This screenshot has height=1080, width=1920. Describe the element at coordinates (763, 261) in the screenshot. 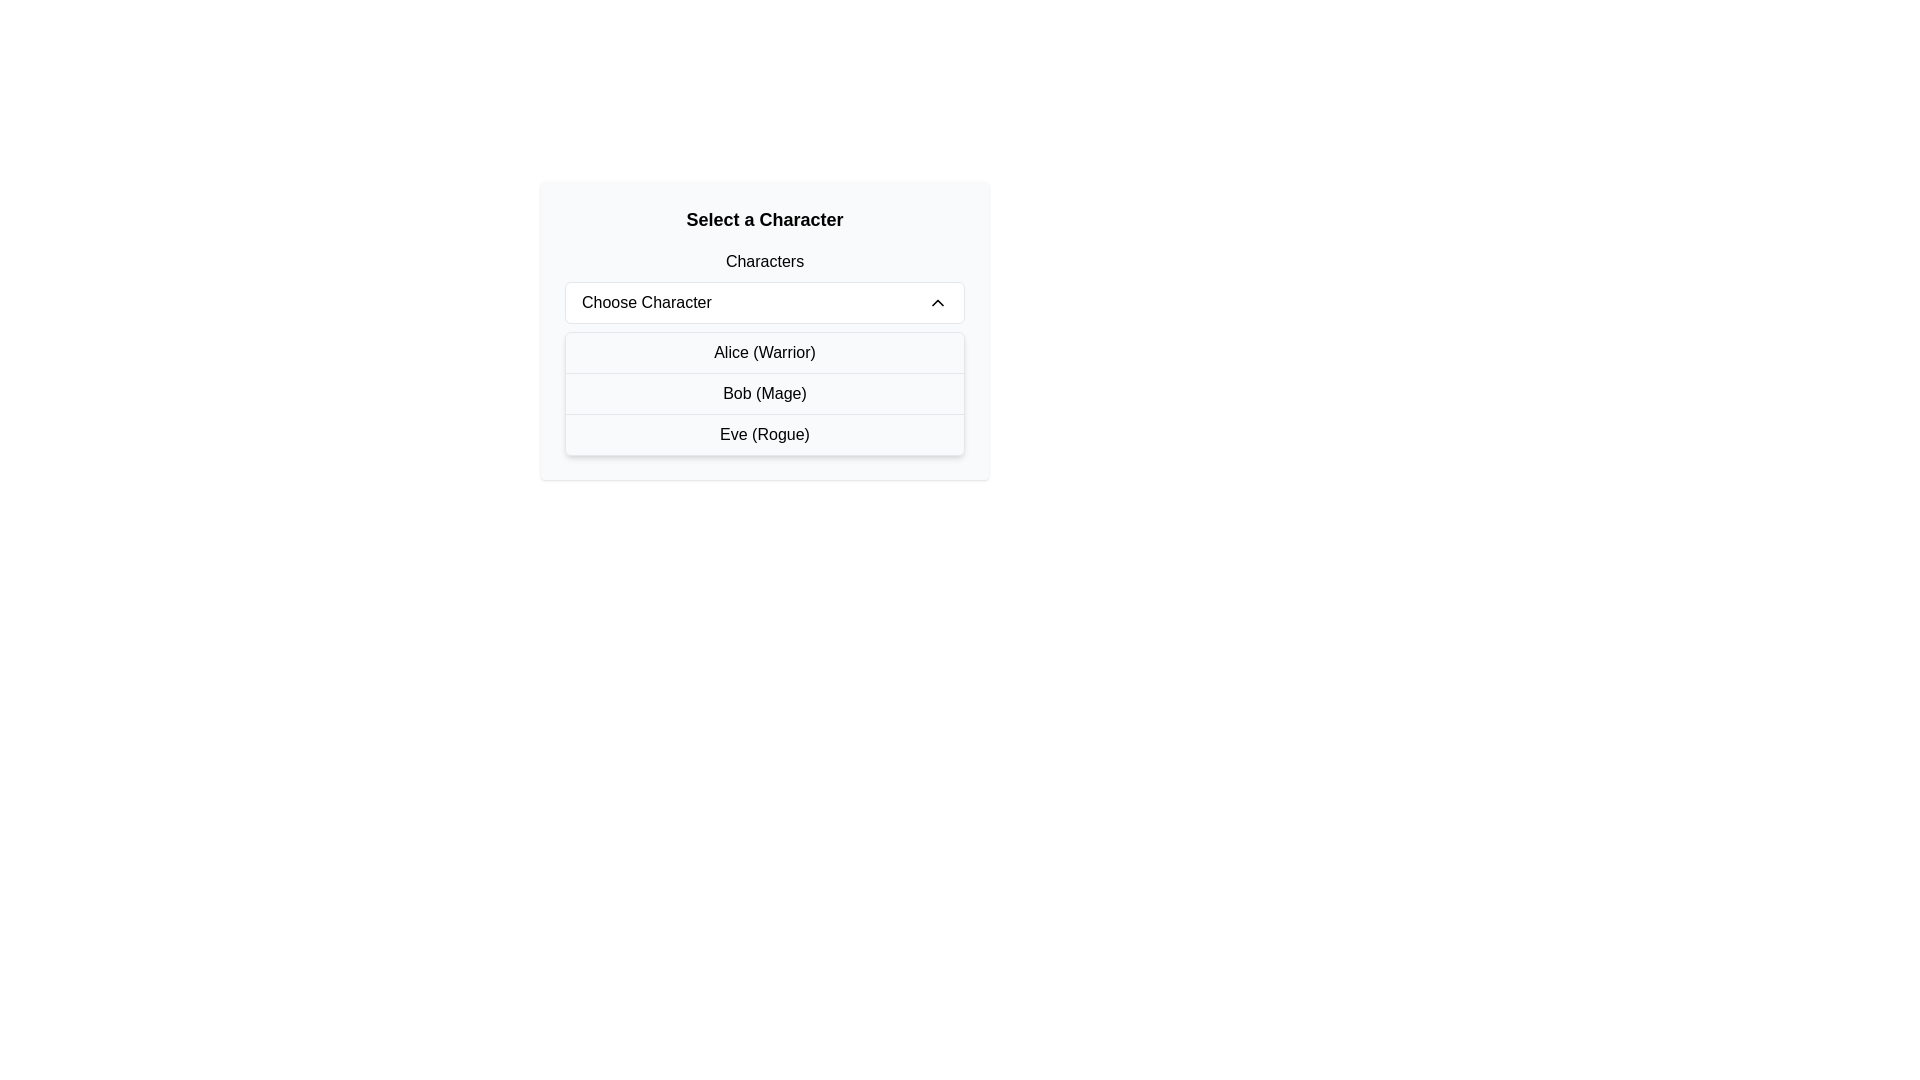

I see `the static label that introduces the dropdown component for character selection, located below the header 'Select a Character' and above the dropdown labeled 'Choose Character'` at that location.